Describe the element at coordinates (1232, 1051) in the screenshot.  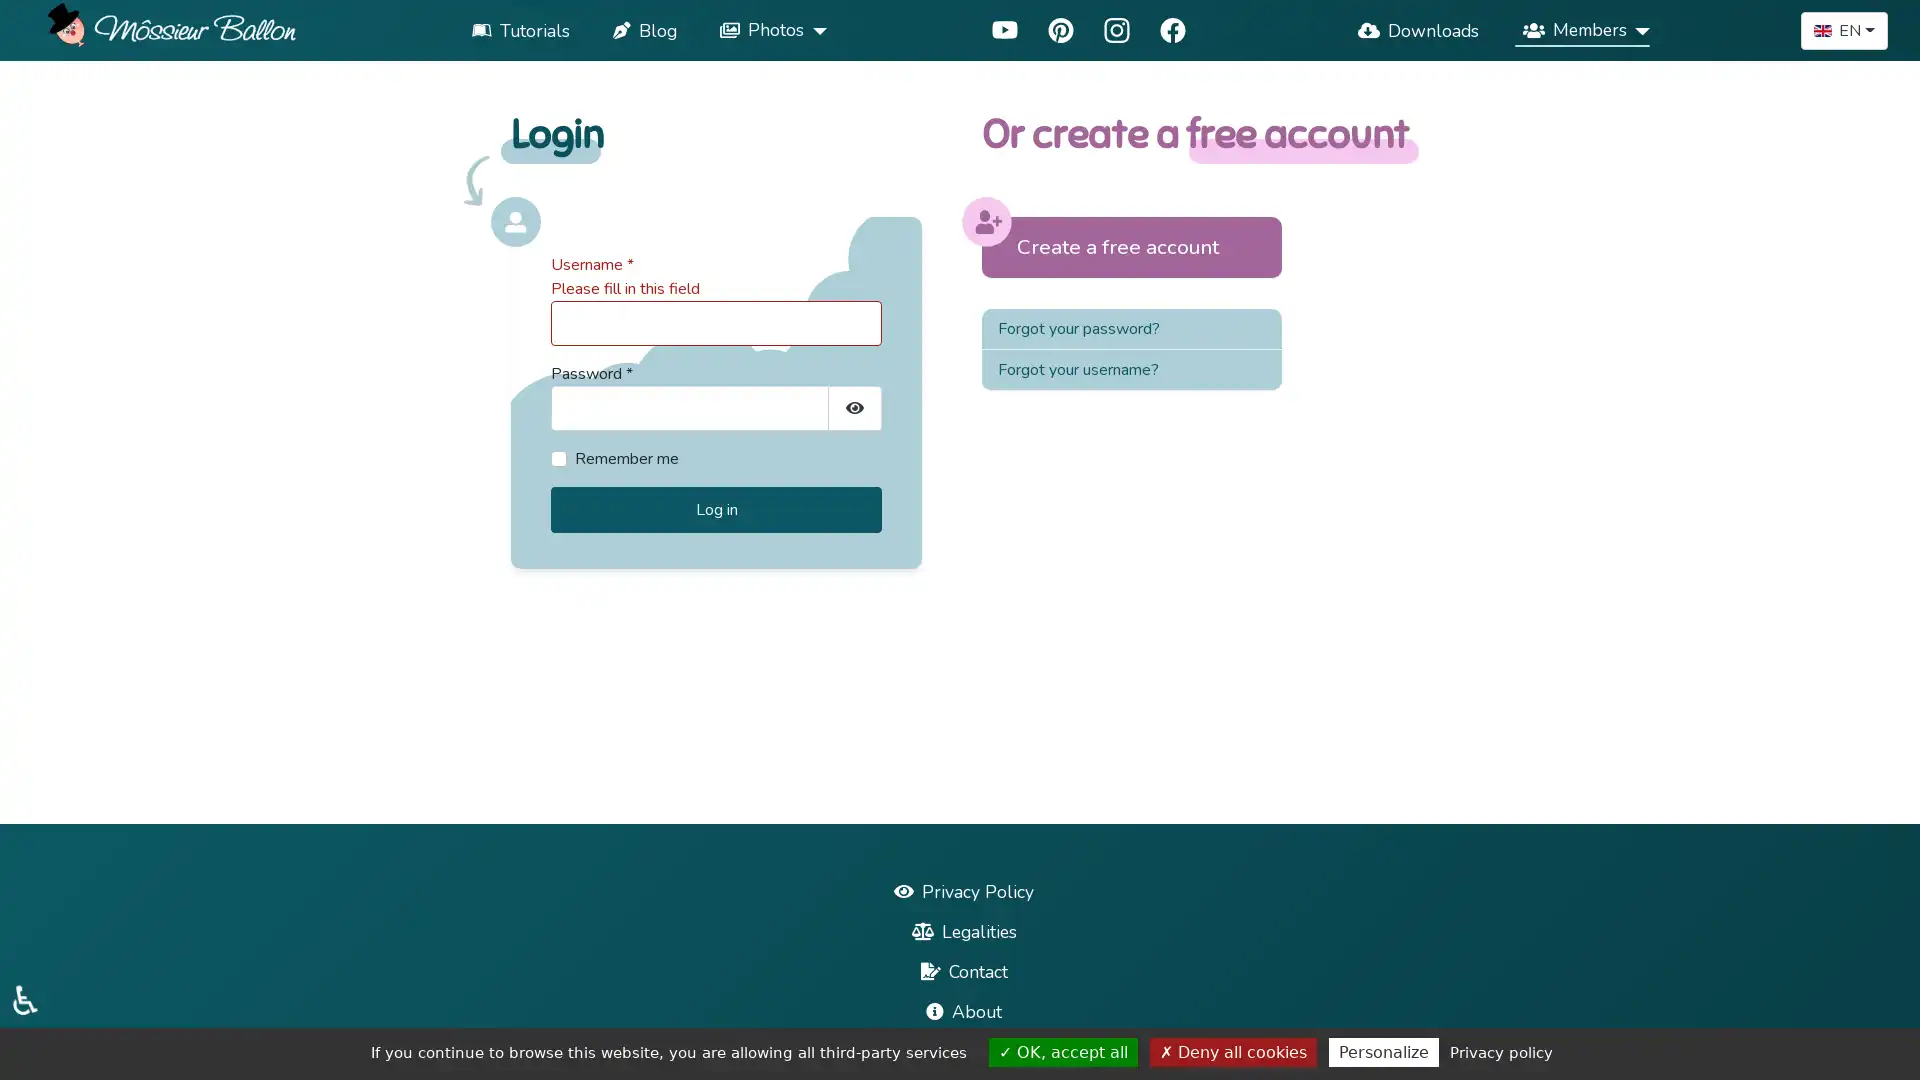
I see `Deny all cookies` at that location.